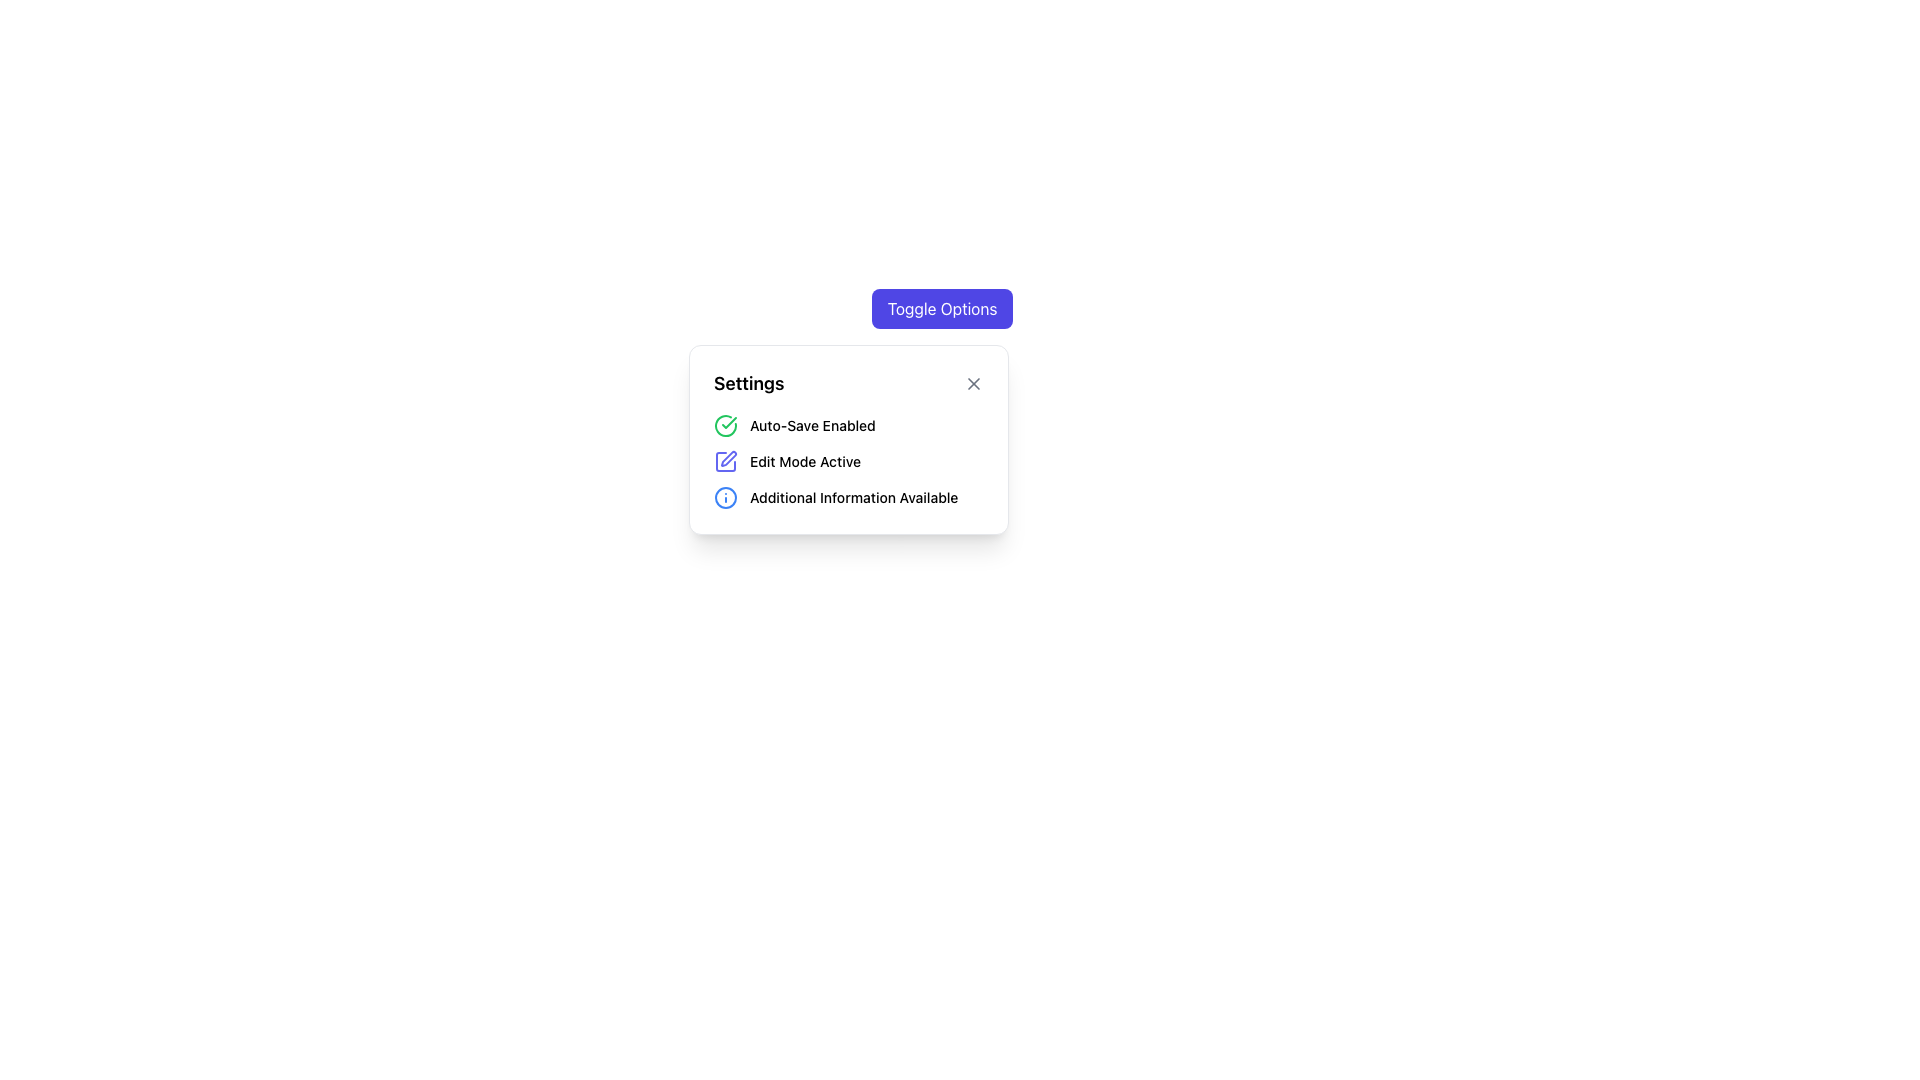 The image size is (1920, 1080). Describe the element at coordinates (724, 496) in the screenshot. I see `the circular information icon with a blue outline located to the left of the 'Additional Information Available' text label` at that location.